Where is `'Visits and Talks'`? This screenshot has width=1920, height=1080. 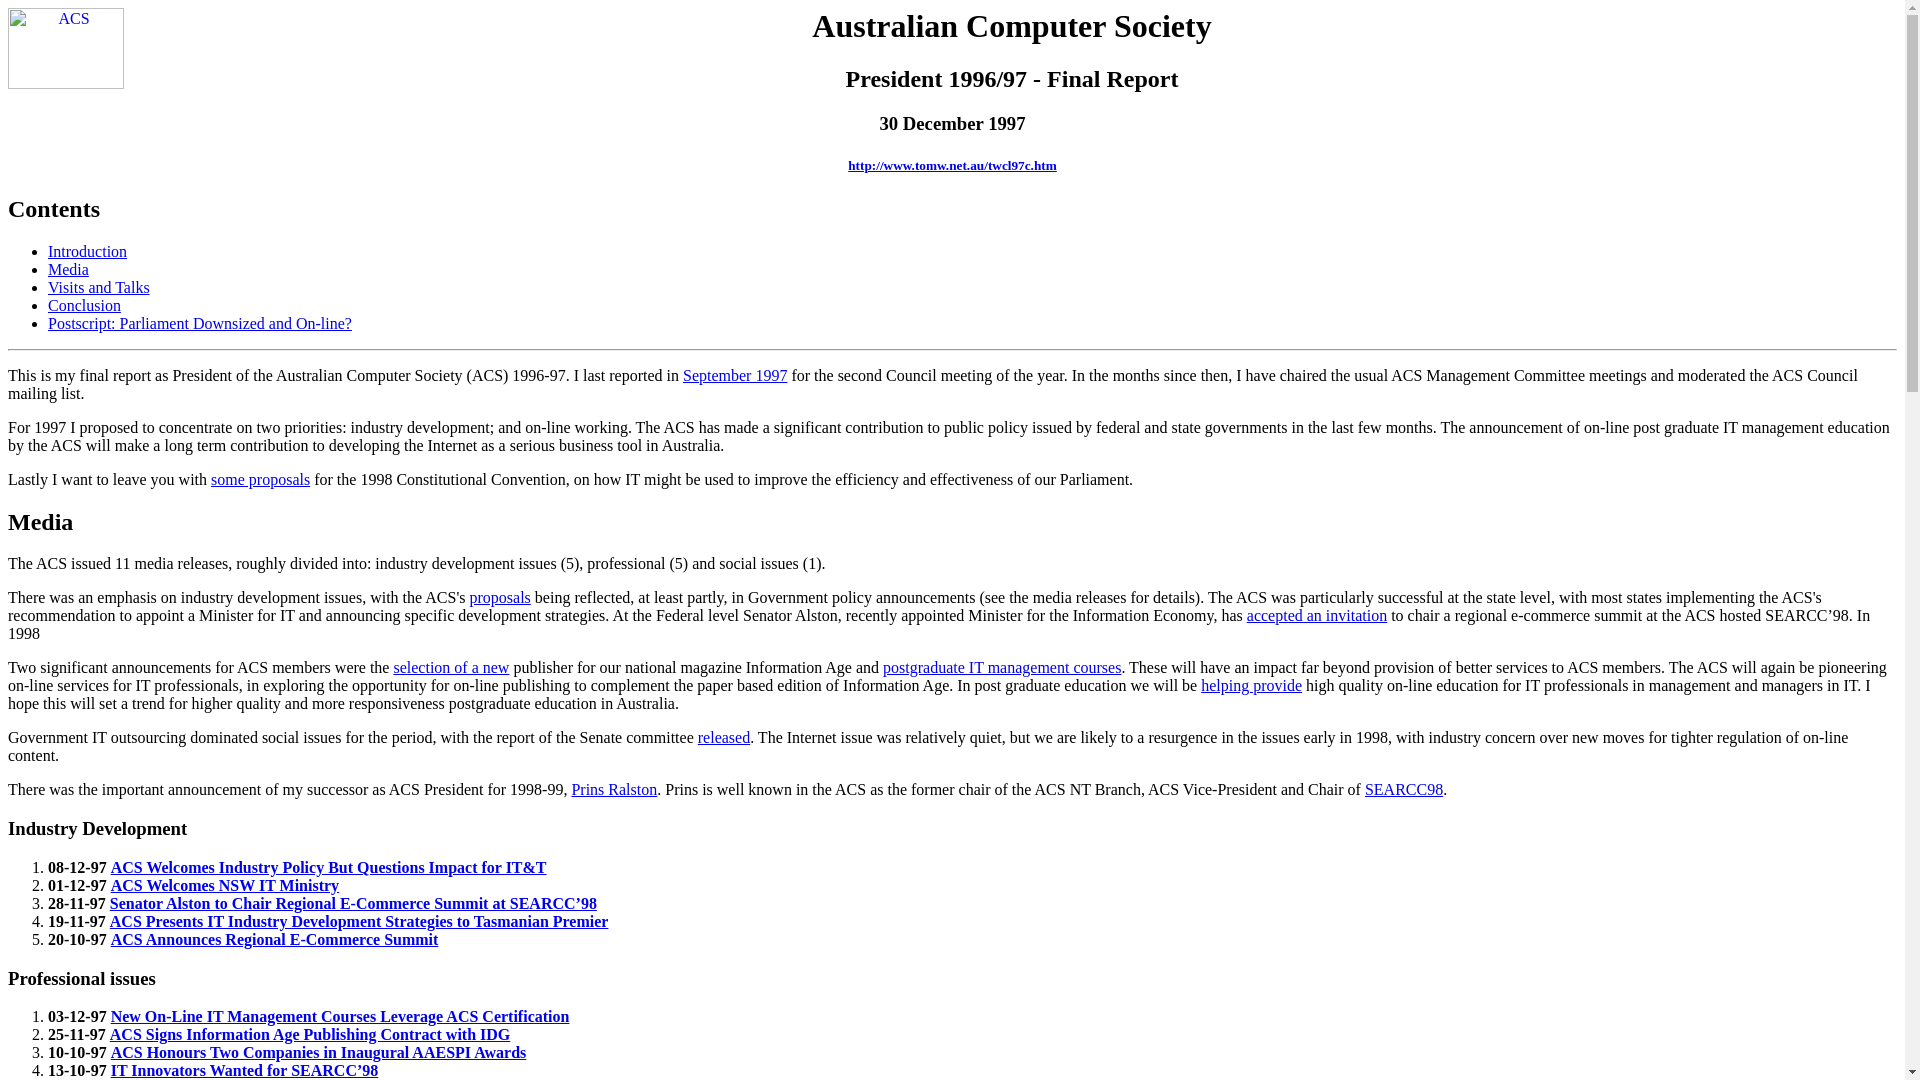 'Visits and Talks' is located at coordinates (98, 287).